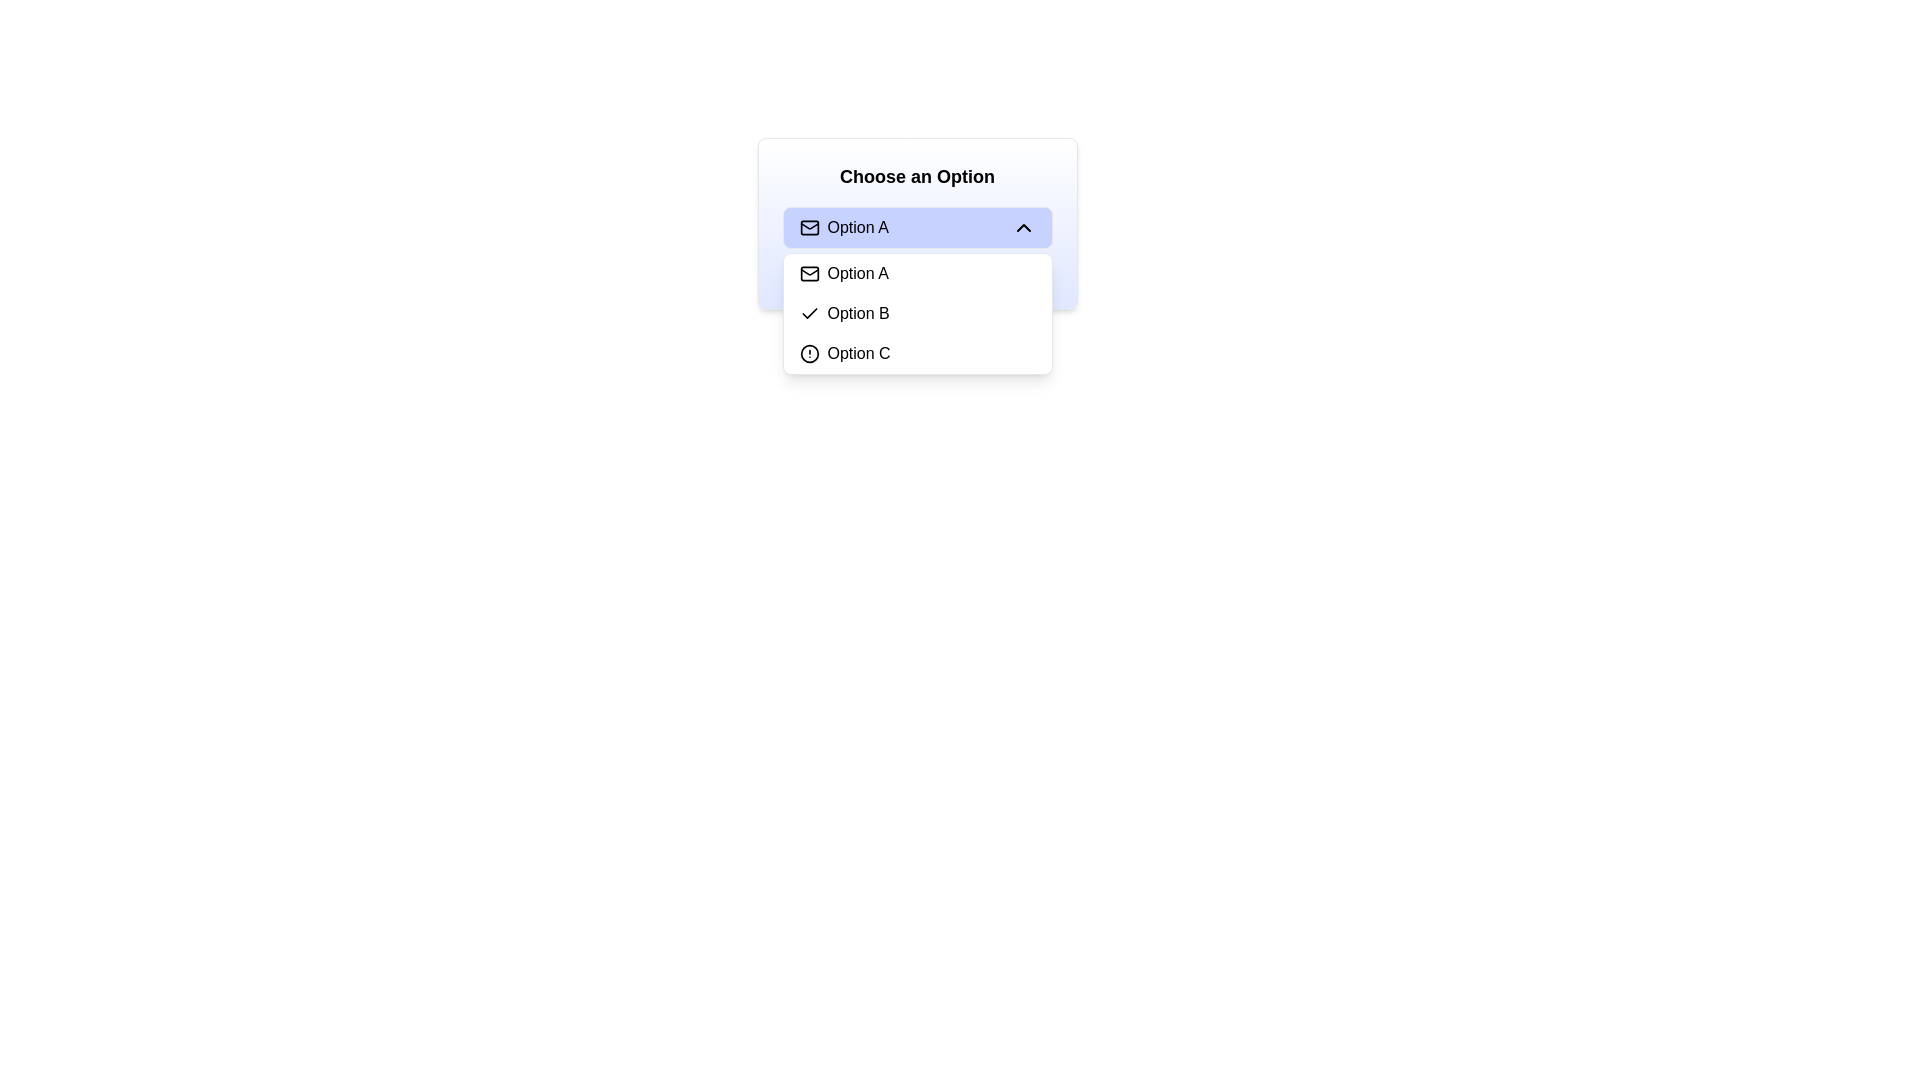 This screenshot has height=1080, width=1920. Describe the element at coordinates (809, 313) in the screenshot. I see `the check mark icon within the SVG element that indicates Option B is selected in the dropdown menu` at that location.